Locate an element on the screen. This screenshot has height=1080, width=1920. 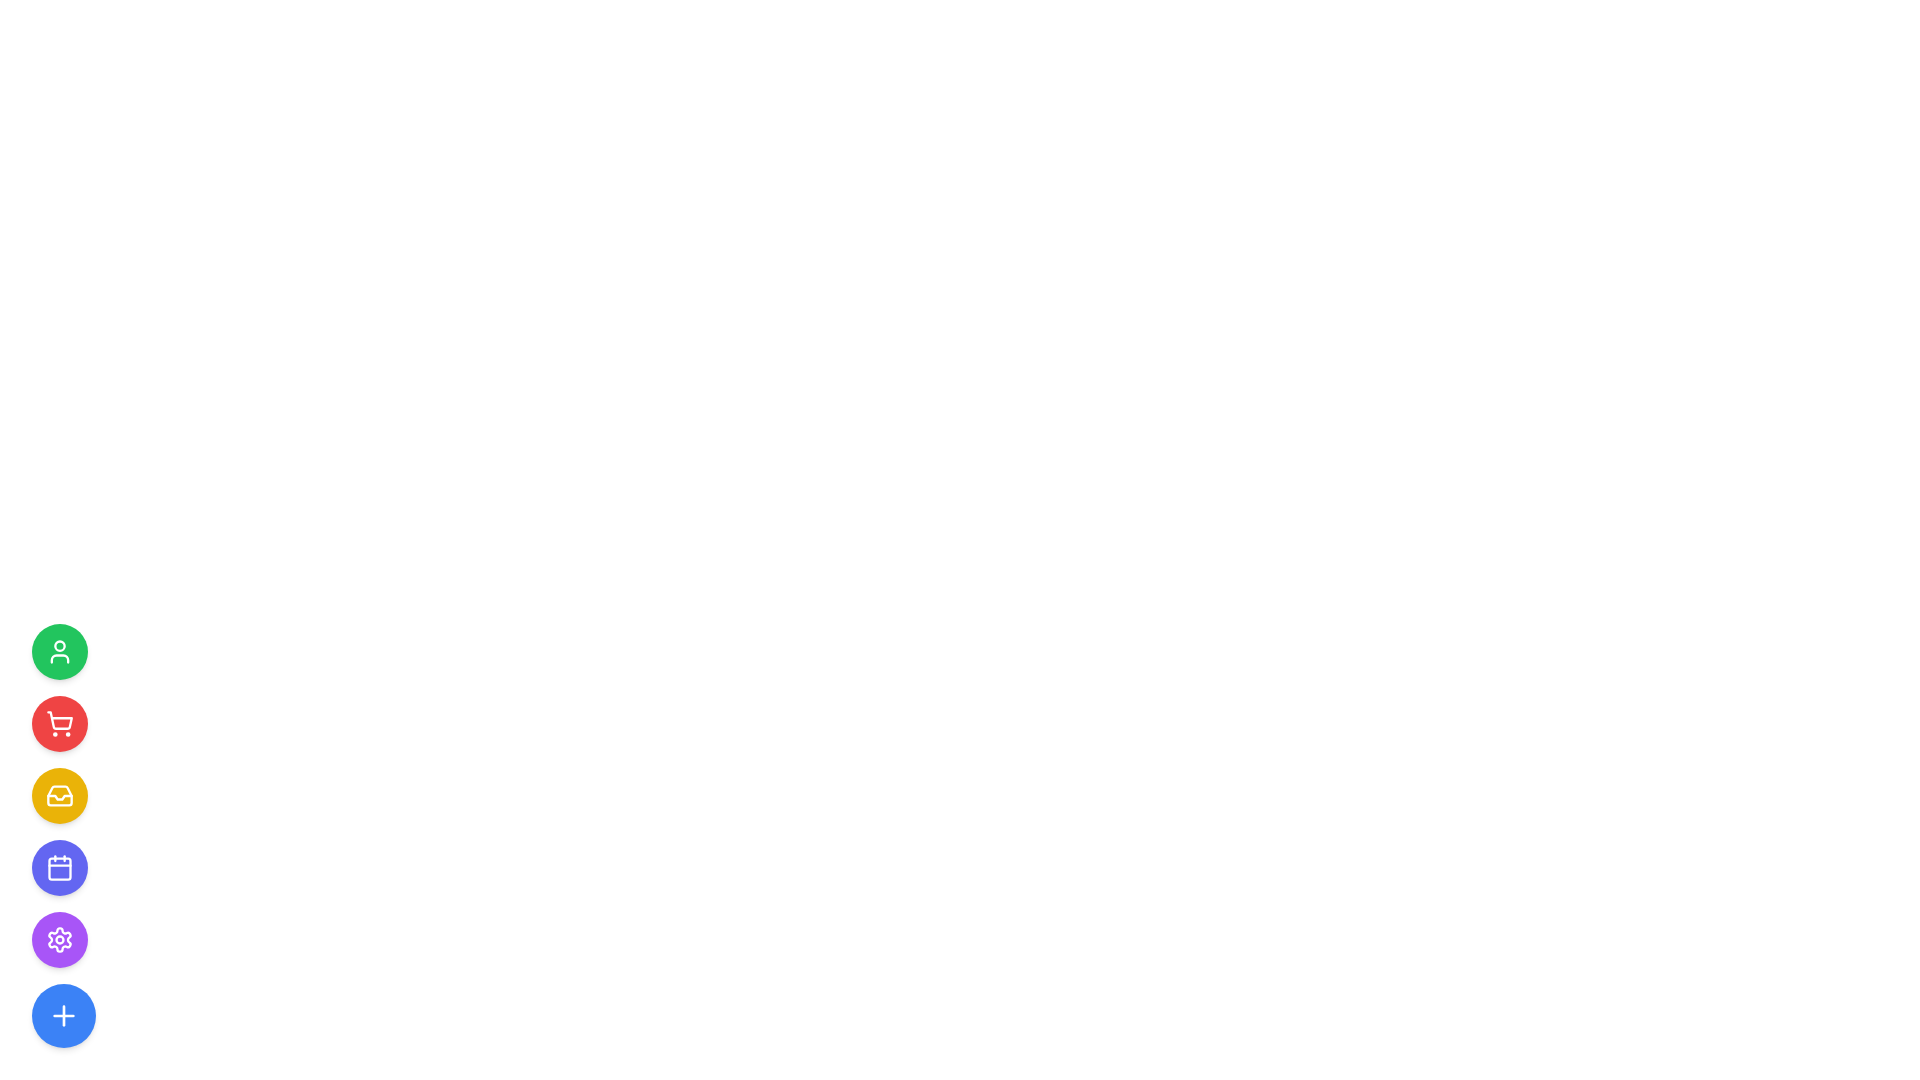
the circular button with a yellow background and an inbox icon by is located at coordinates (59, 794).